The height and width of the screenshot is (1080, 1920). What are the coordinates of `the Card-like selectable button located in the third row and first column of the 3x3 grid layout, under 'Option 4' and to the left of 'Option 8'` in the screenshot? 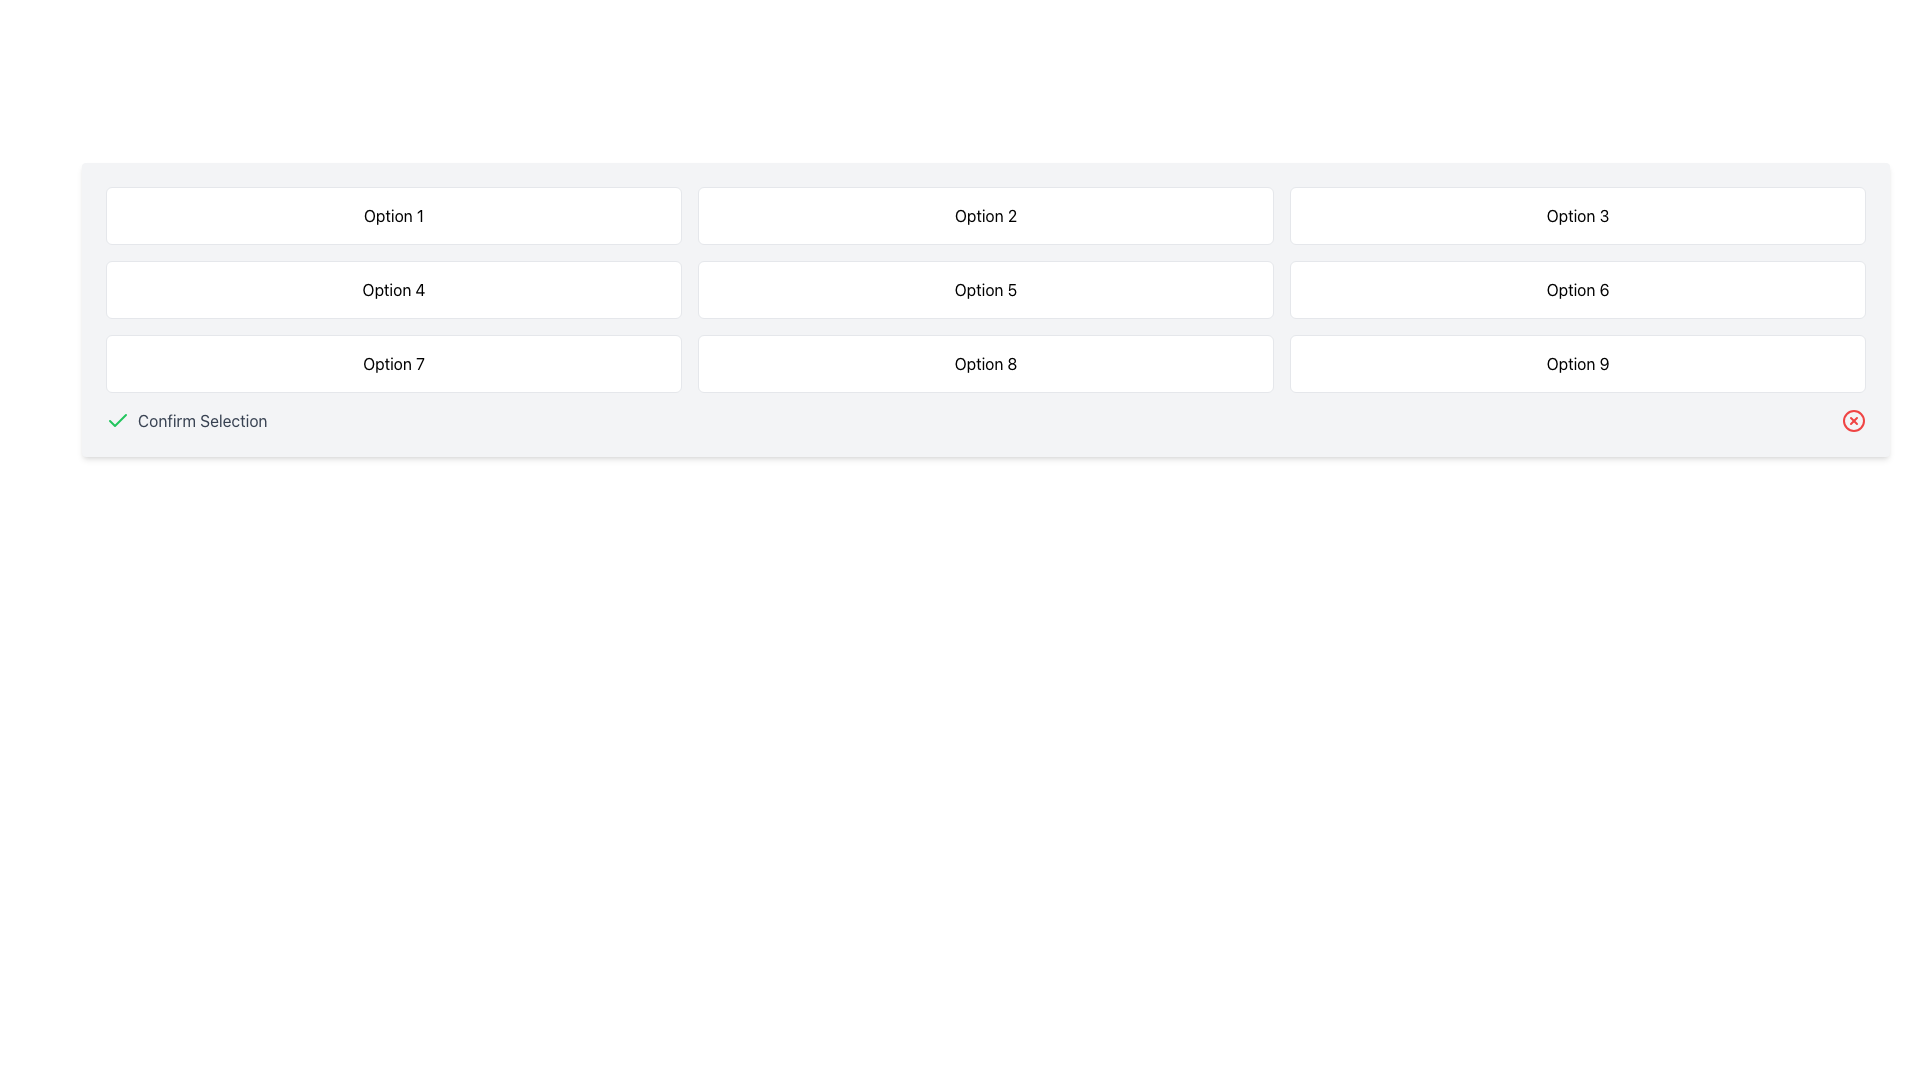 It's located at (393, 363).